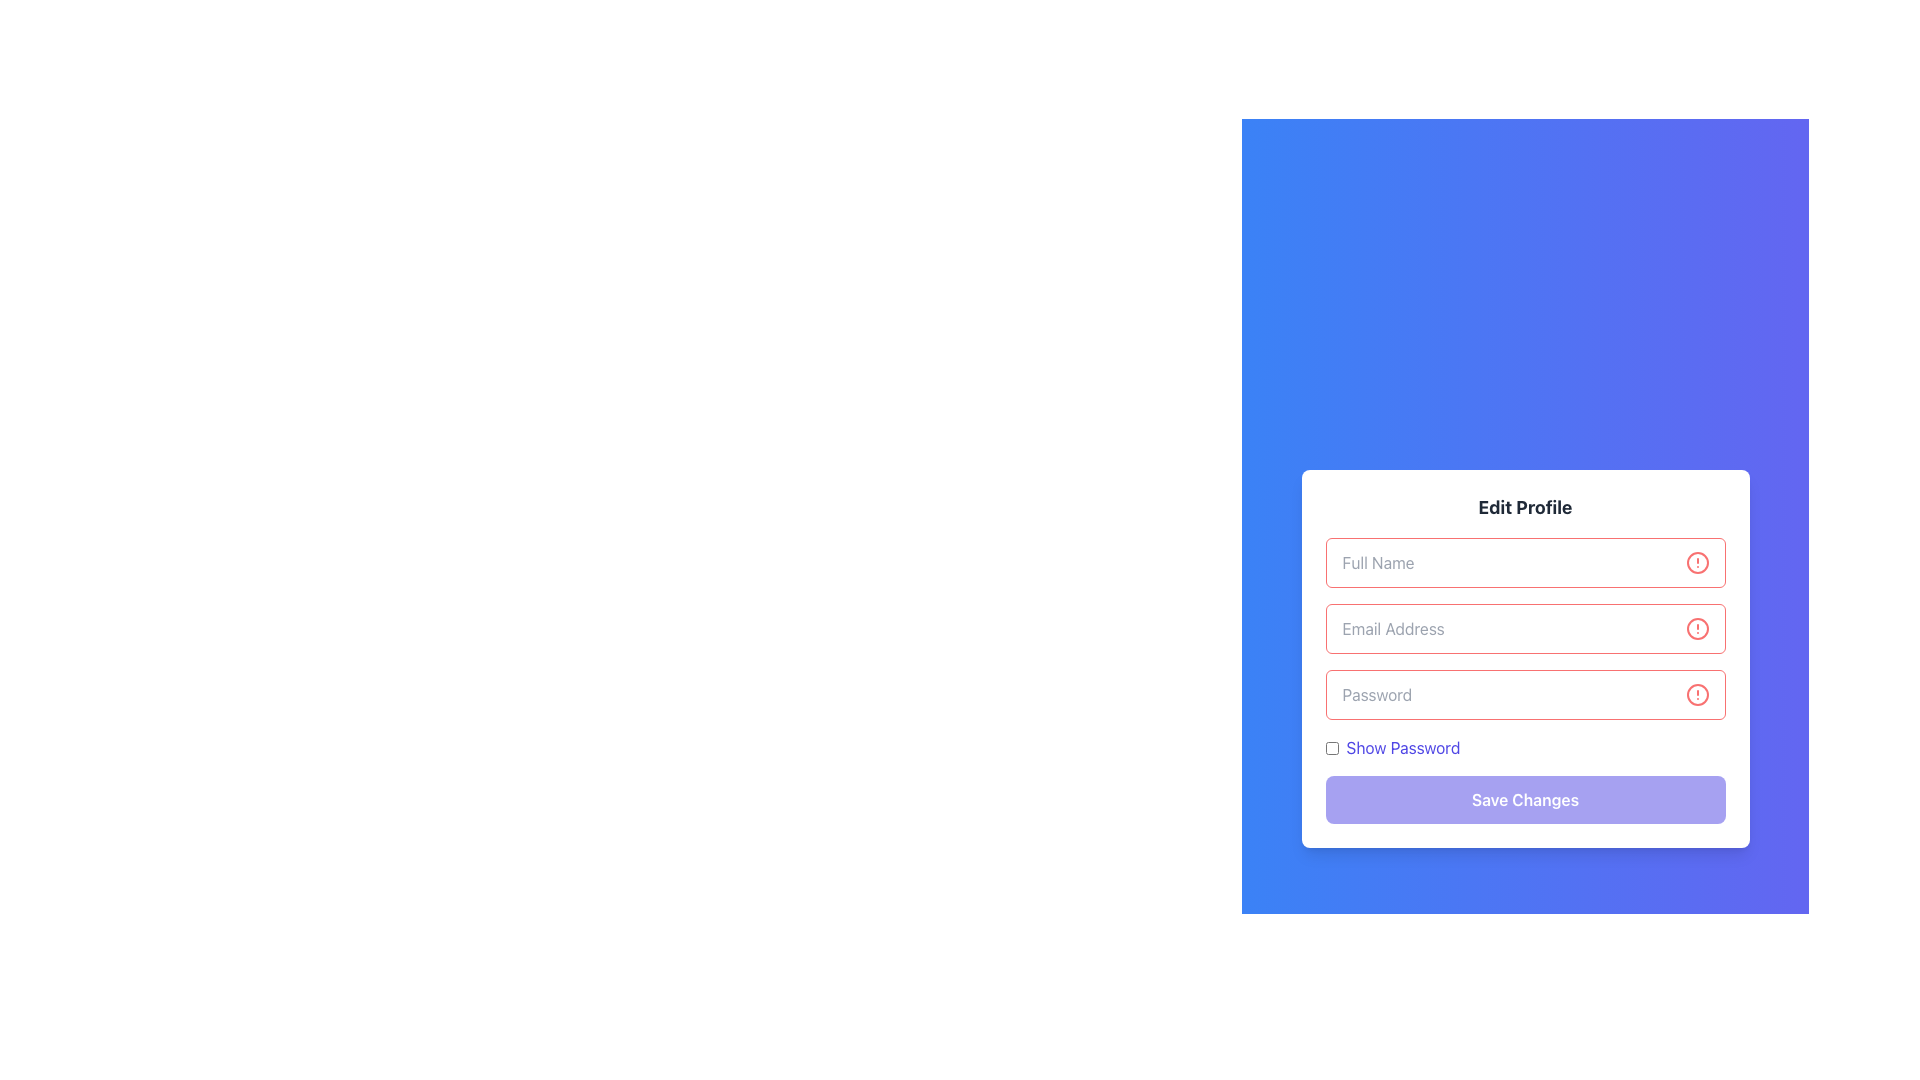 This screenshot has height=1080, width=1920. I want to click on the checkbox located to the left of the 'Show Password' label, so click(1331, 748).